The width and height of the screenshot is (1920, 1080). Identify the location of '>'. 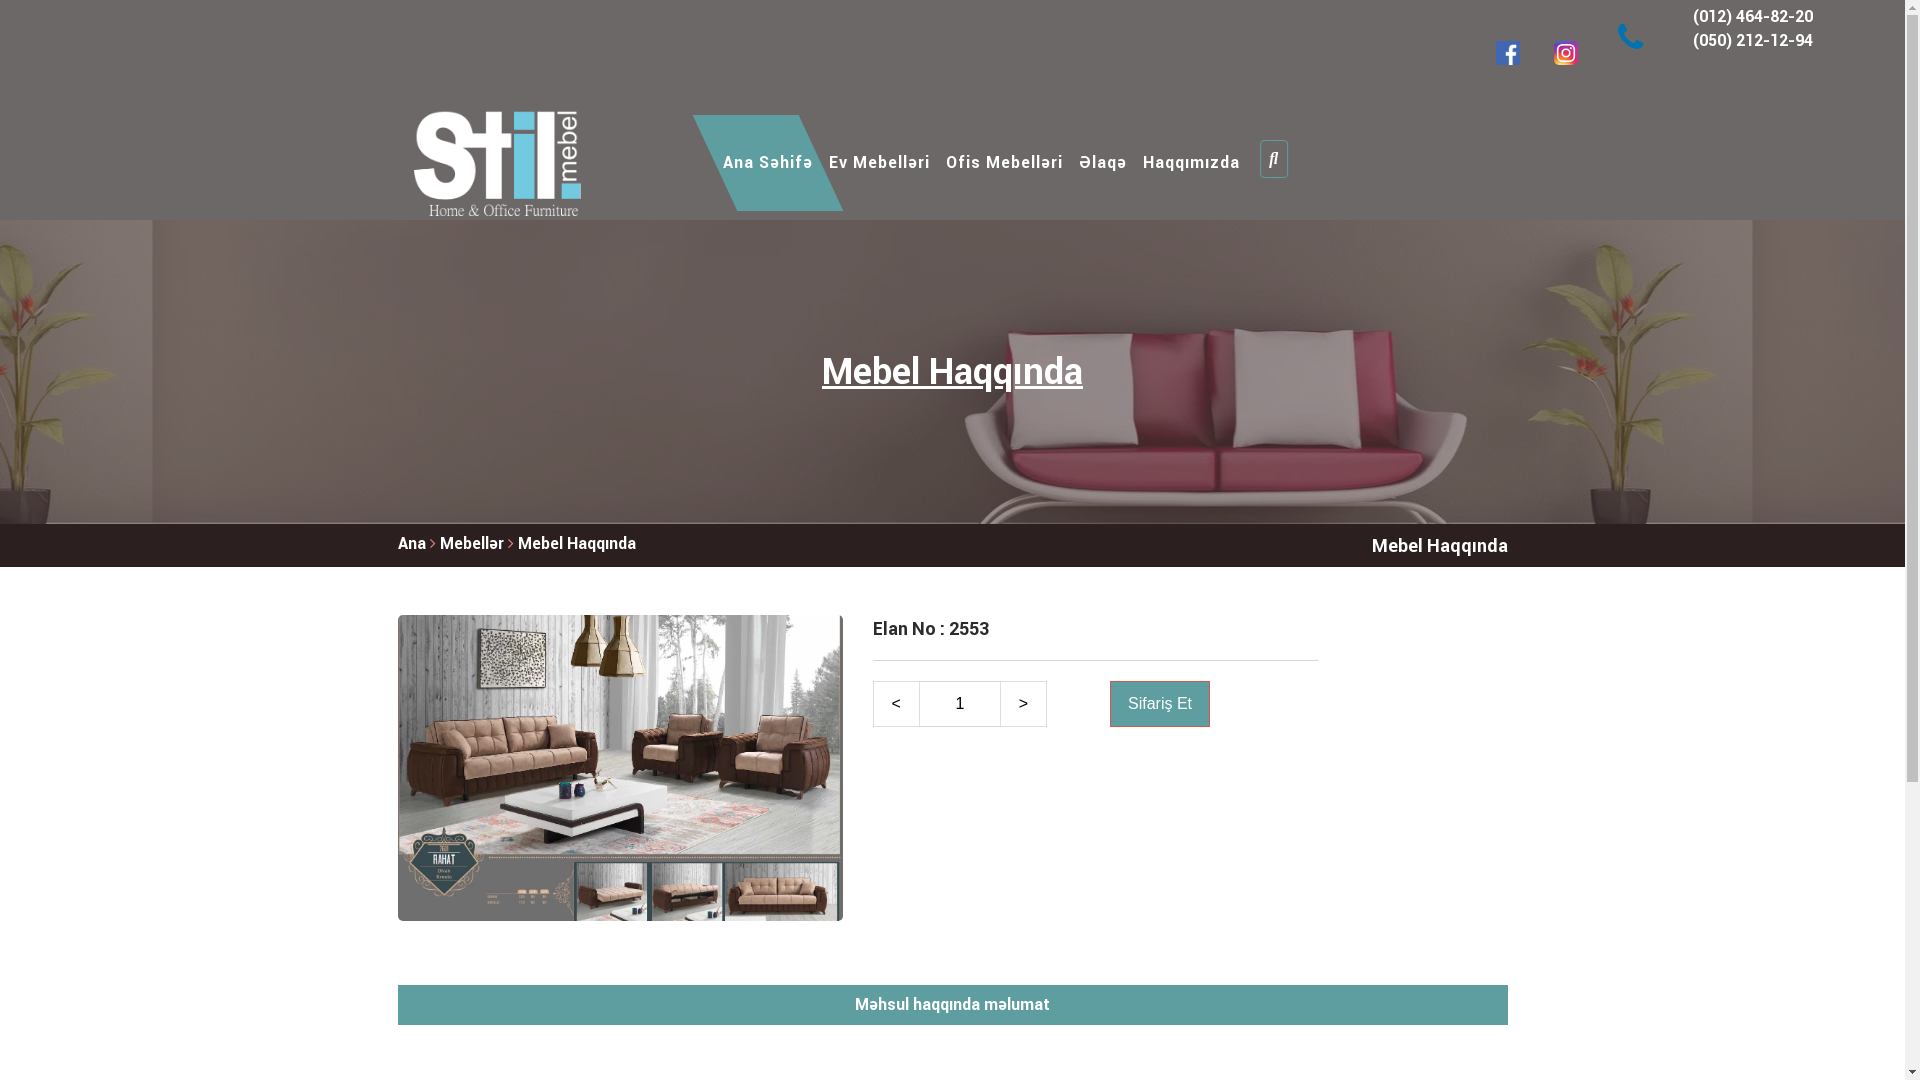
(999, 703).